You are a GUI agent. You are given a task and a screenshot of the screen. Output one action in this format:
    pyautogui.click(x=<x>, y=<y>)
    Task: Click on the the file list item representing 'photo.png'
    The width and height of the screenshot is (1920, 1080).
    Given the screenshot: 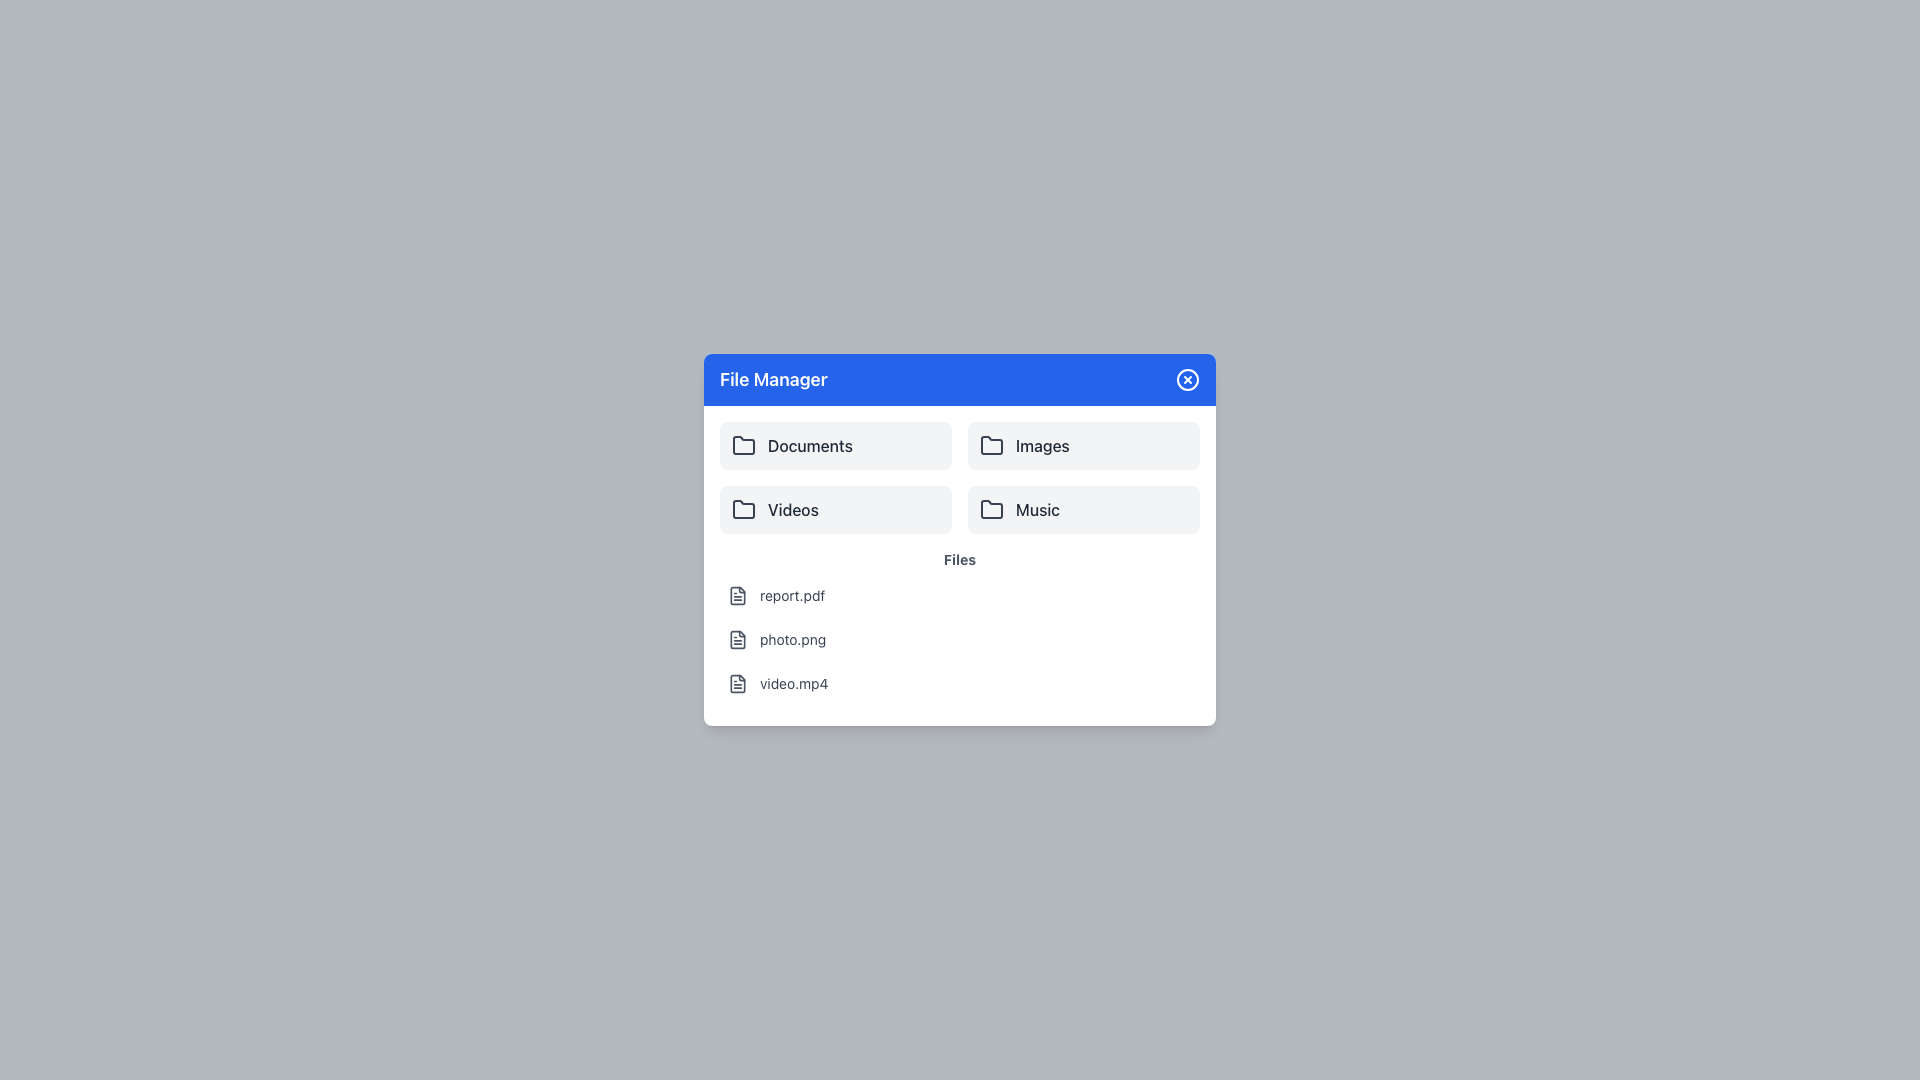 What is the action you would take?
    pyautogui.click(x=960, y=640)
    